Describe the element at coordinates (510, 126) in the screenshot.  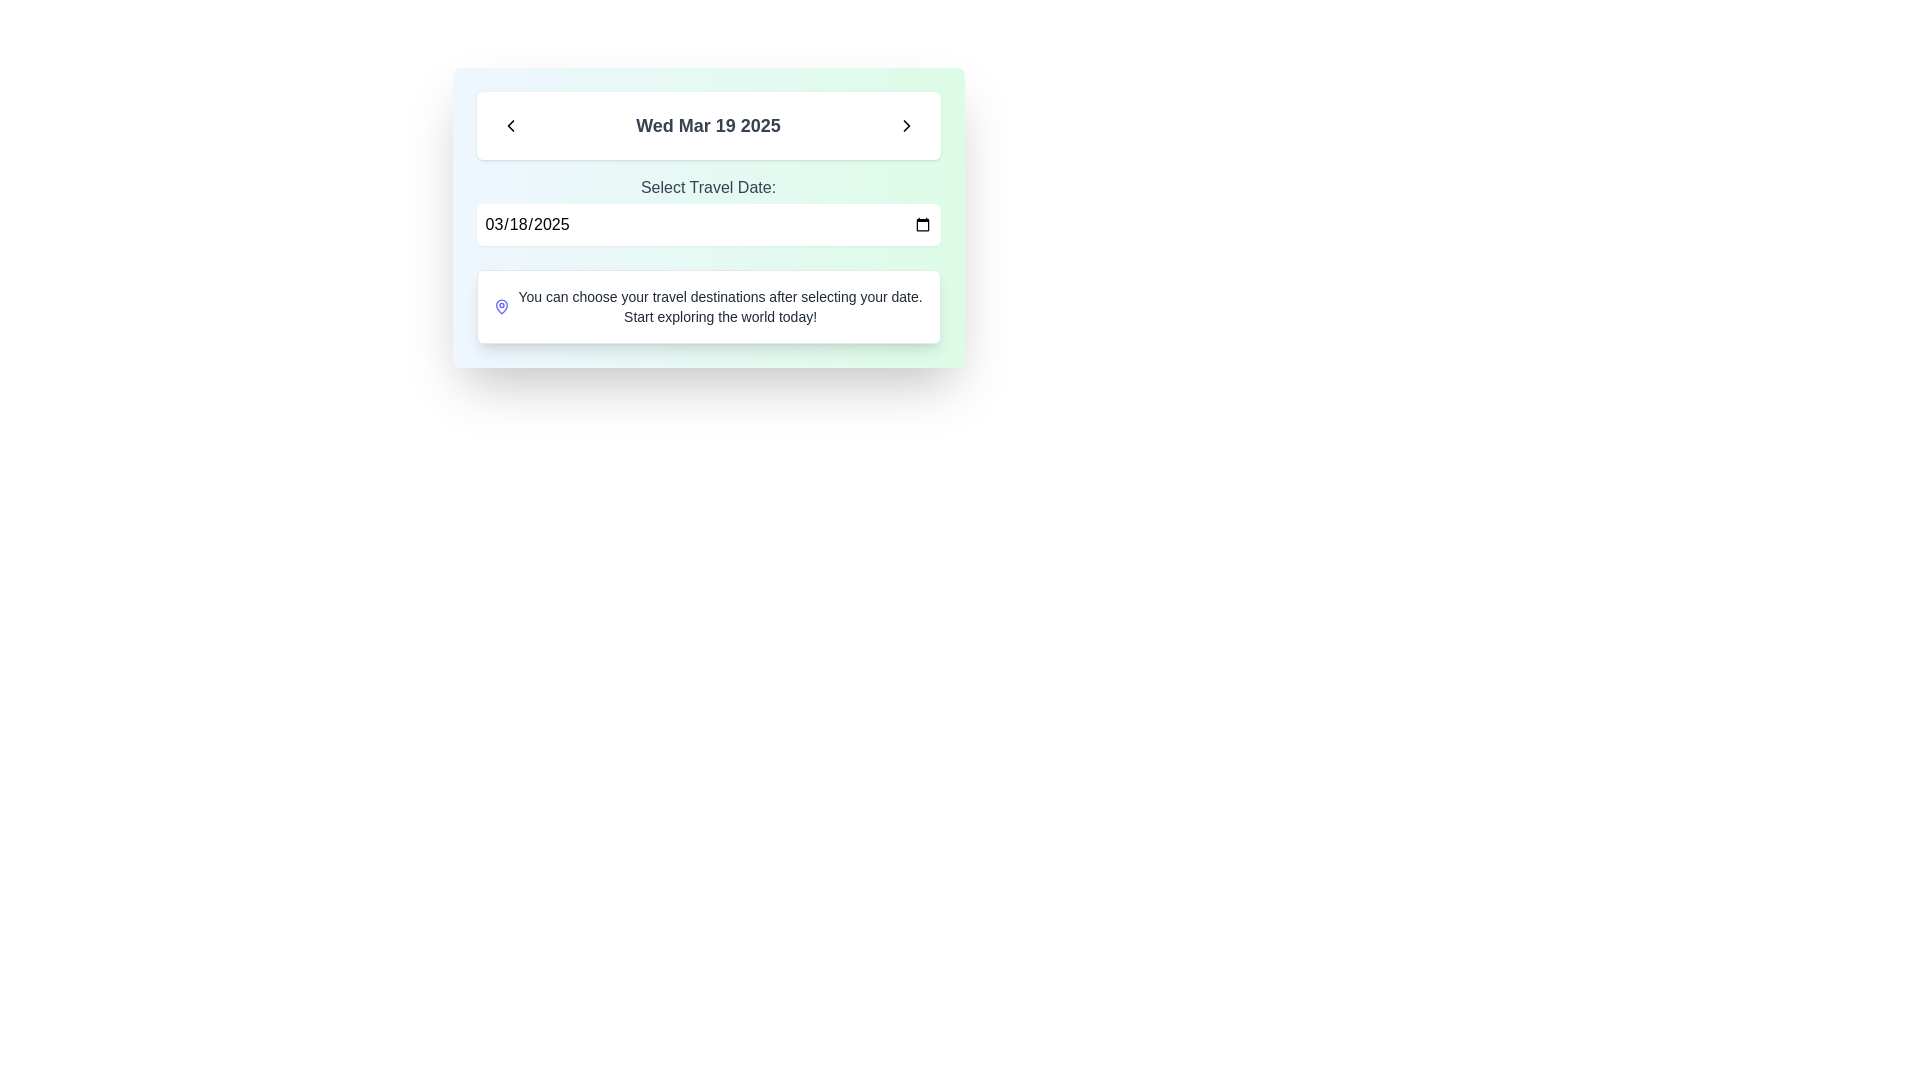
I see `the left-facing chevron SVG icon, which is positioned to the left of the text 'Wed Mar 19 2025'` at that location.